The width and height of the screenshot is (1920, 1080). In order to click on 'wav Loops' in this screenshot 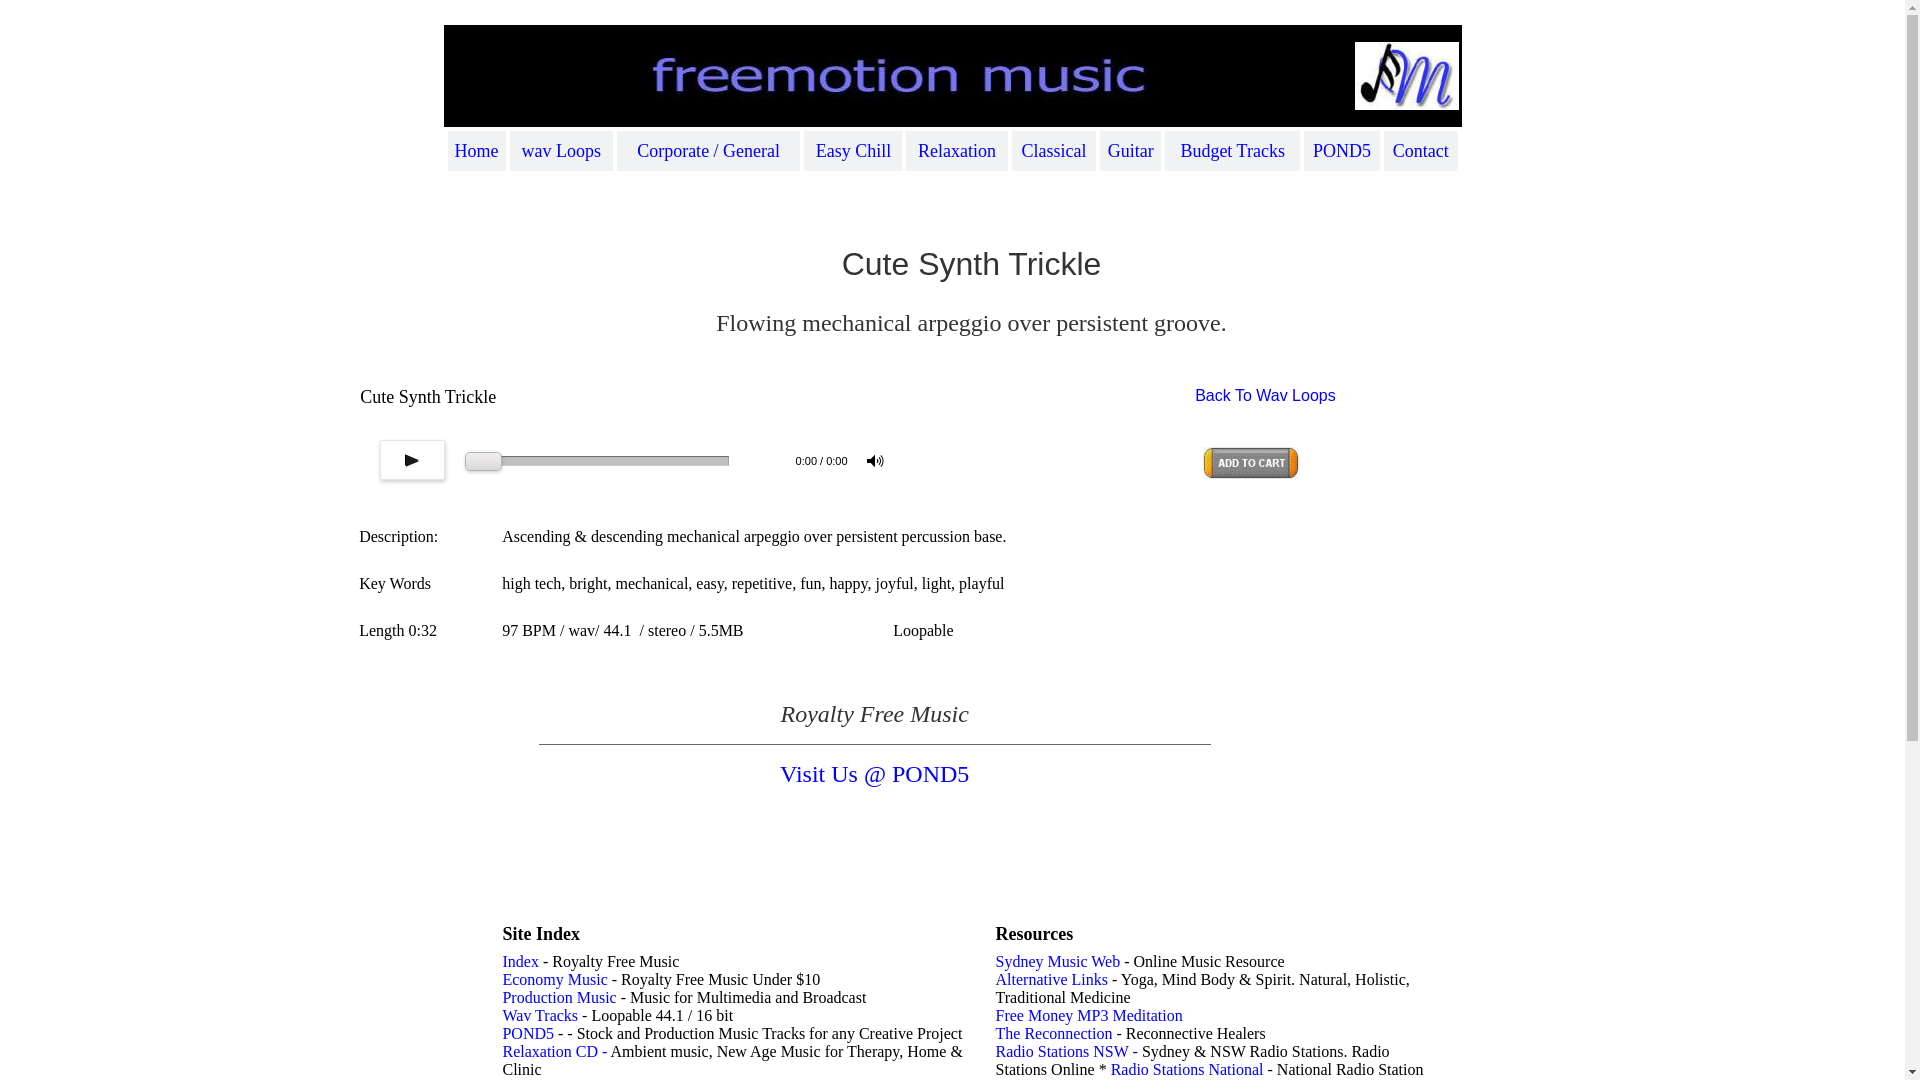, I will do `click(560, 149)`.